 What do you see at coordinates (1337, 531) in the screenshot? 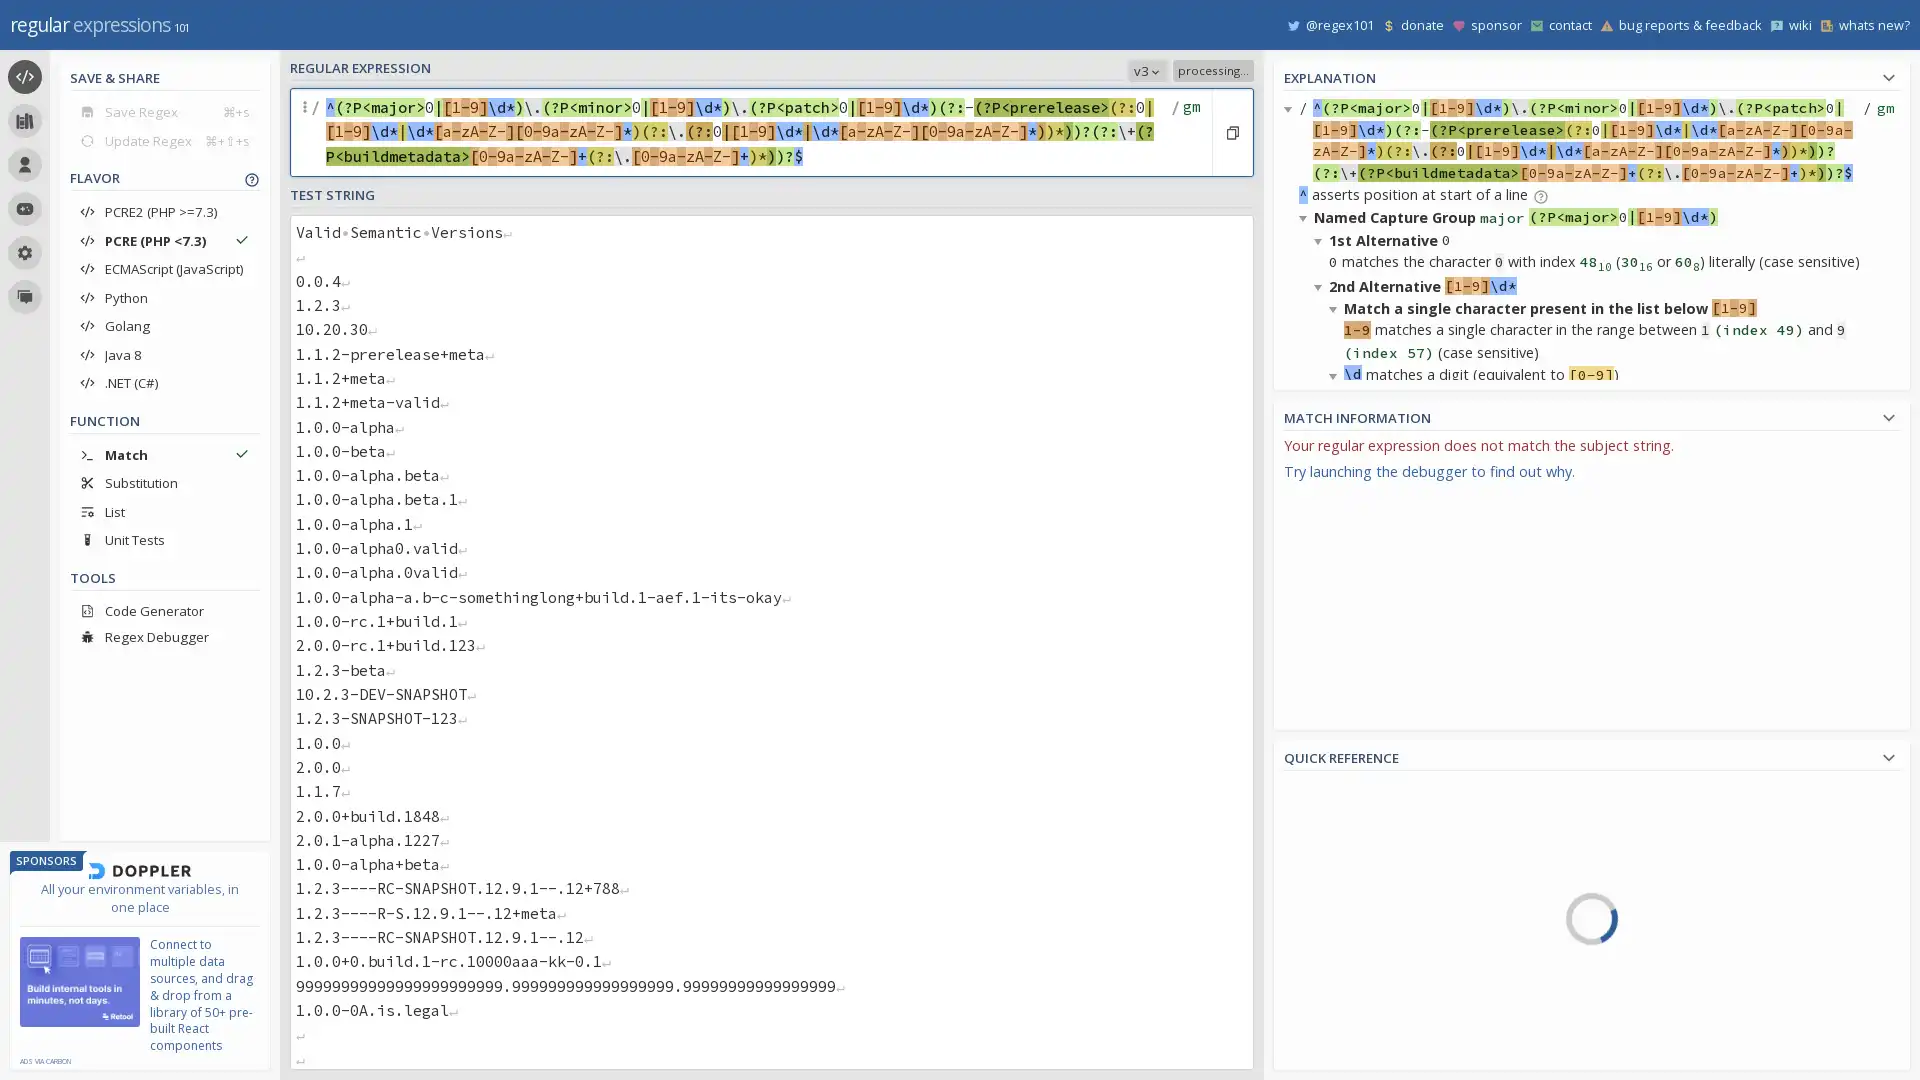
I see `Group minor` at bounding box center [1337, 531].